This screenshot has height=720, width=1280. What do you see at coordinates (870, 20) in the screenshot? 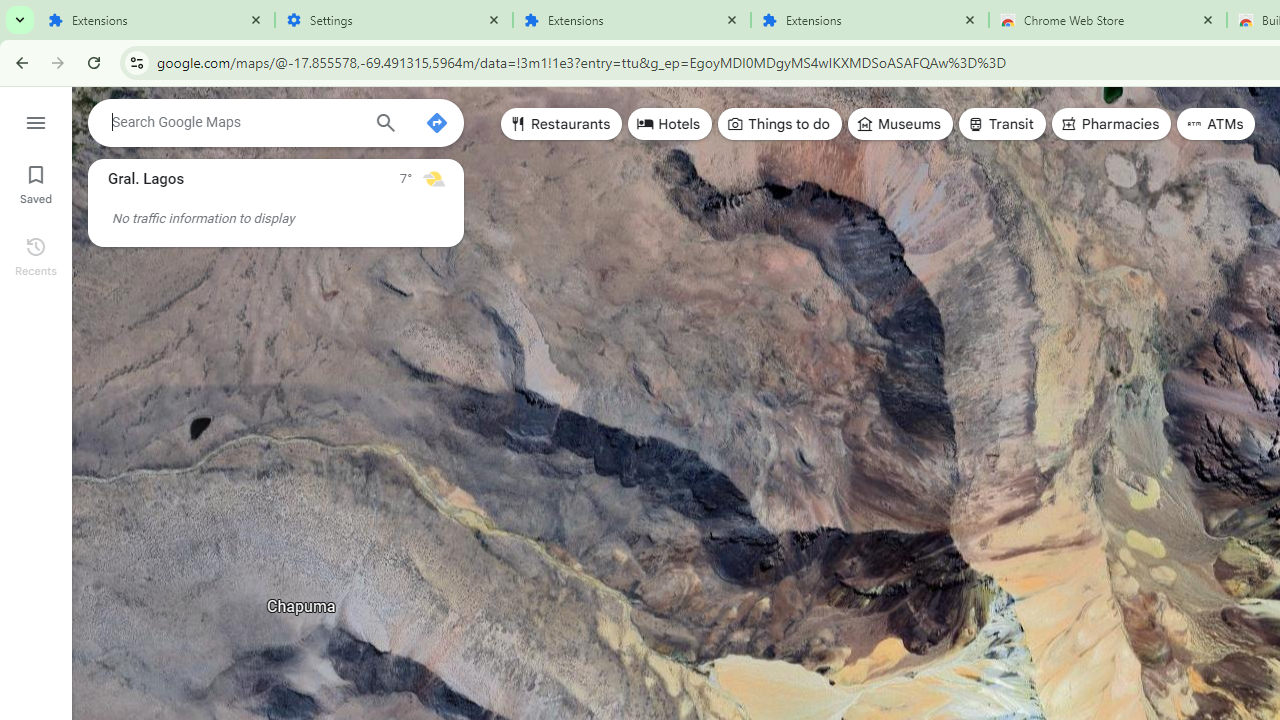
I see `'Extensions'` at bounding box center [870, 20].